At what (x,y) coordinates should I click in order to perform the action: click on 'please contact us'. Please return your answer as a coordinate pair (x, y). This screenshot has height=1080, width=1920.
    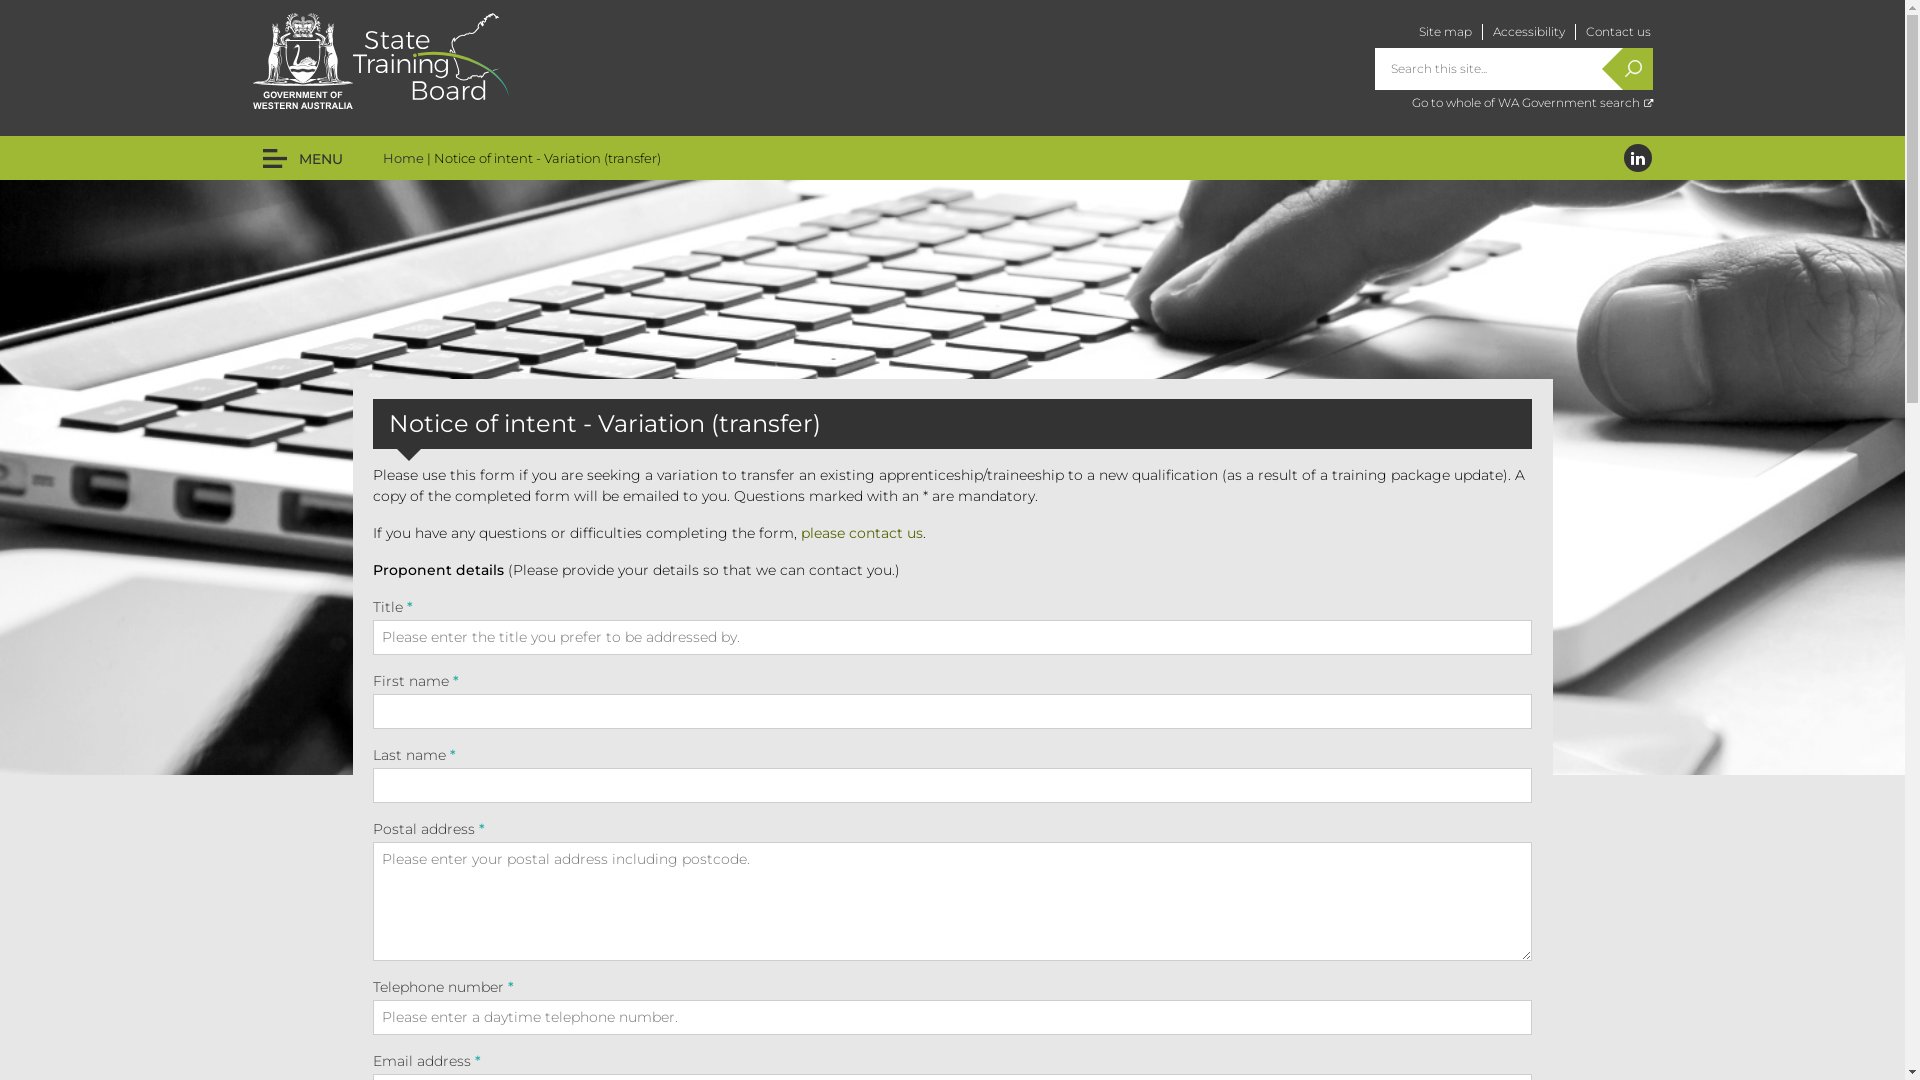
    Looking at the image, I should click on (860, 531).